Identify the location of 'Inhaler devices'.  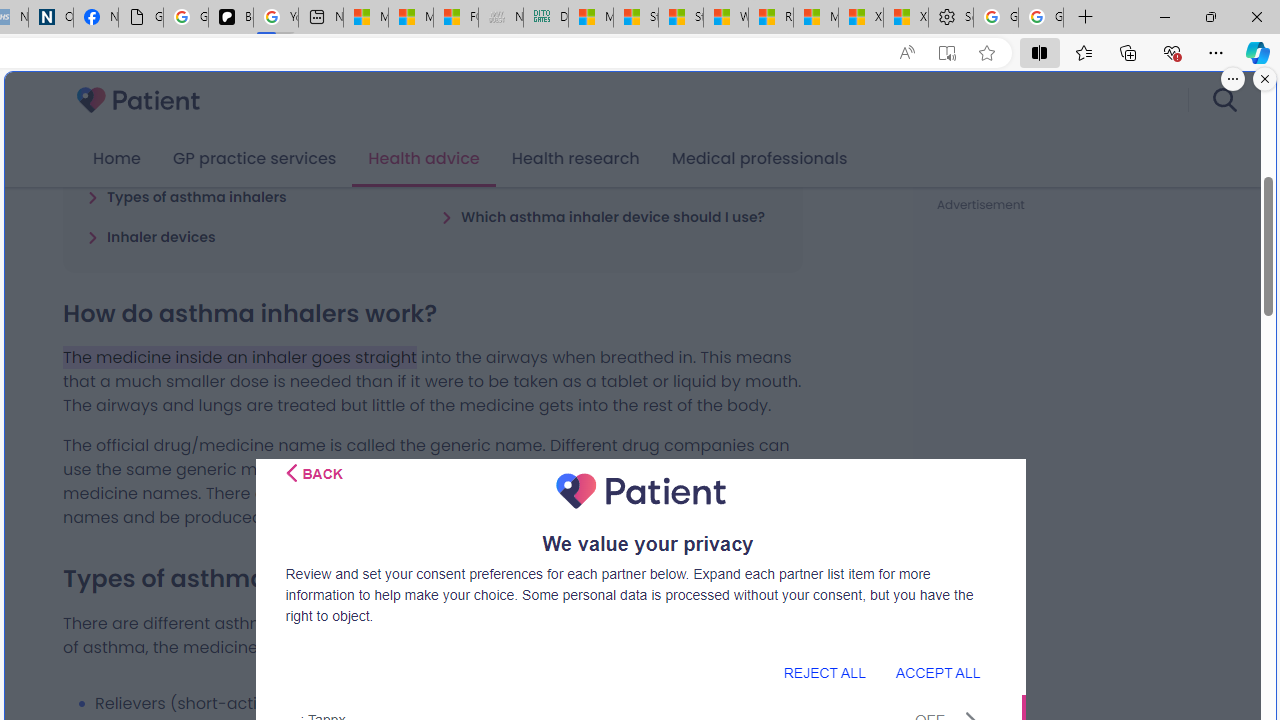
(150, 235).